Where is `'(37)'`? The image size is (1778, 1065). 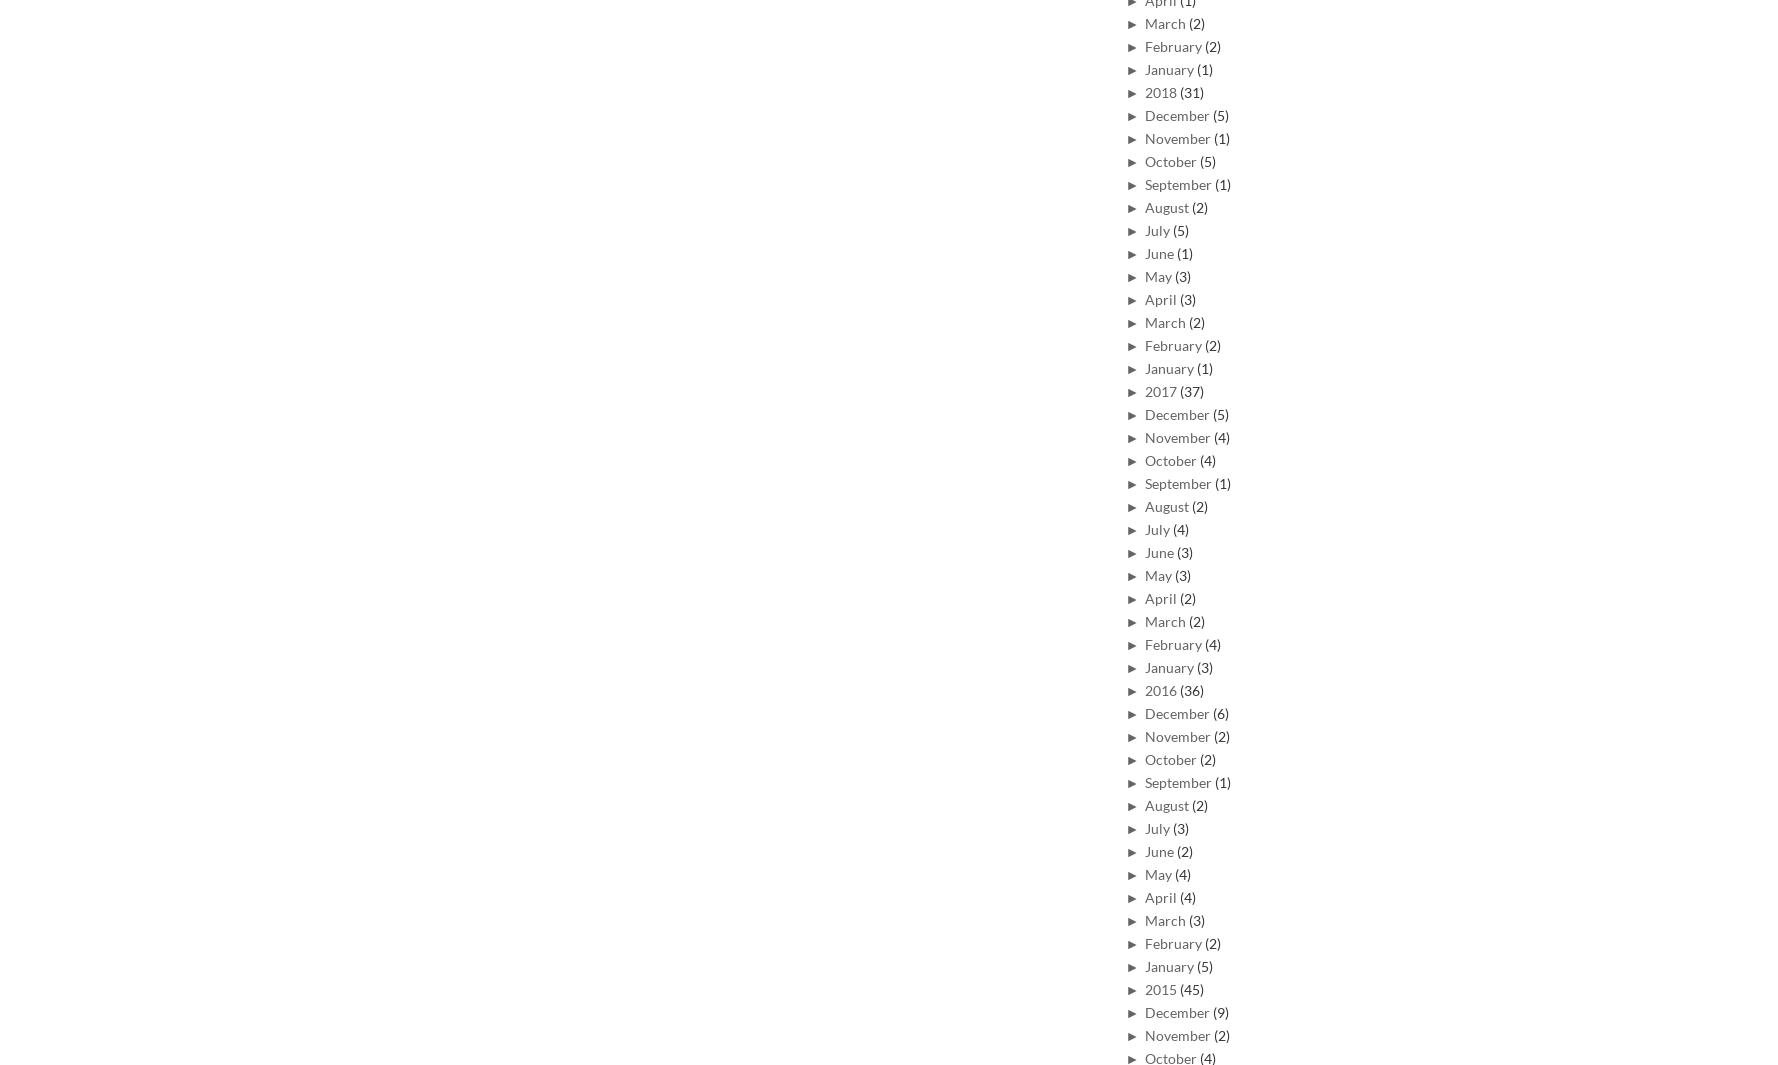 '(37)' is located at coordinates (1191, 389).